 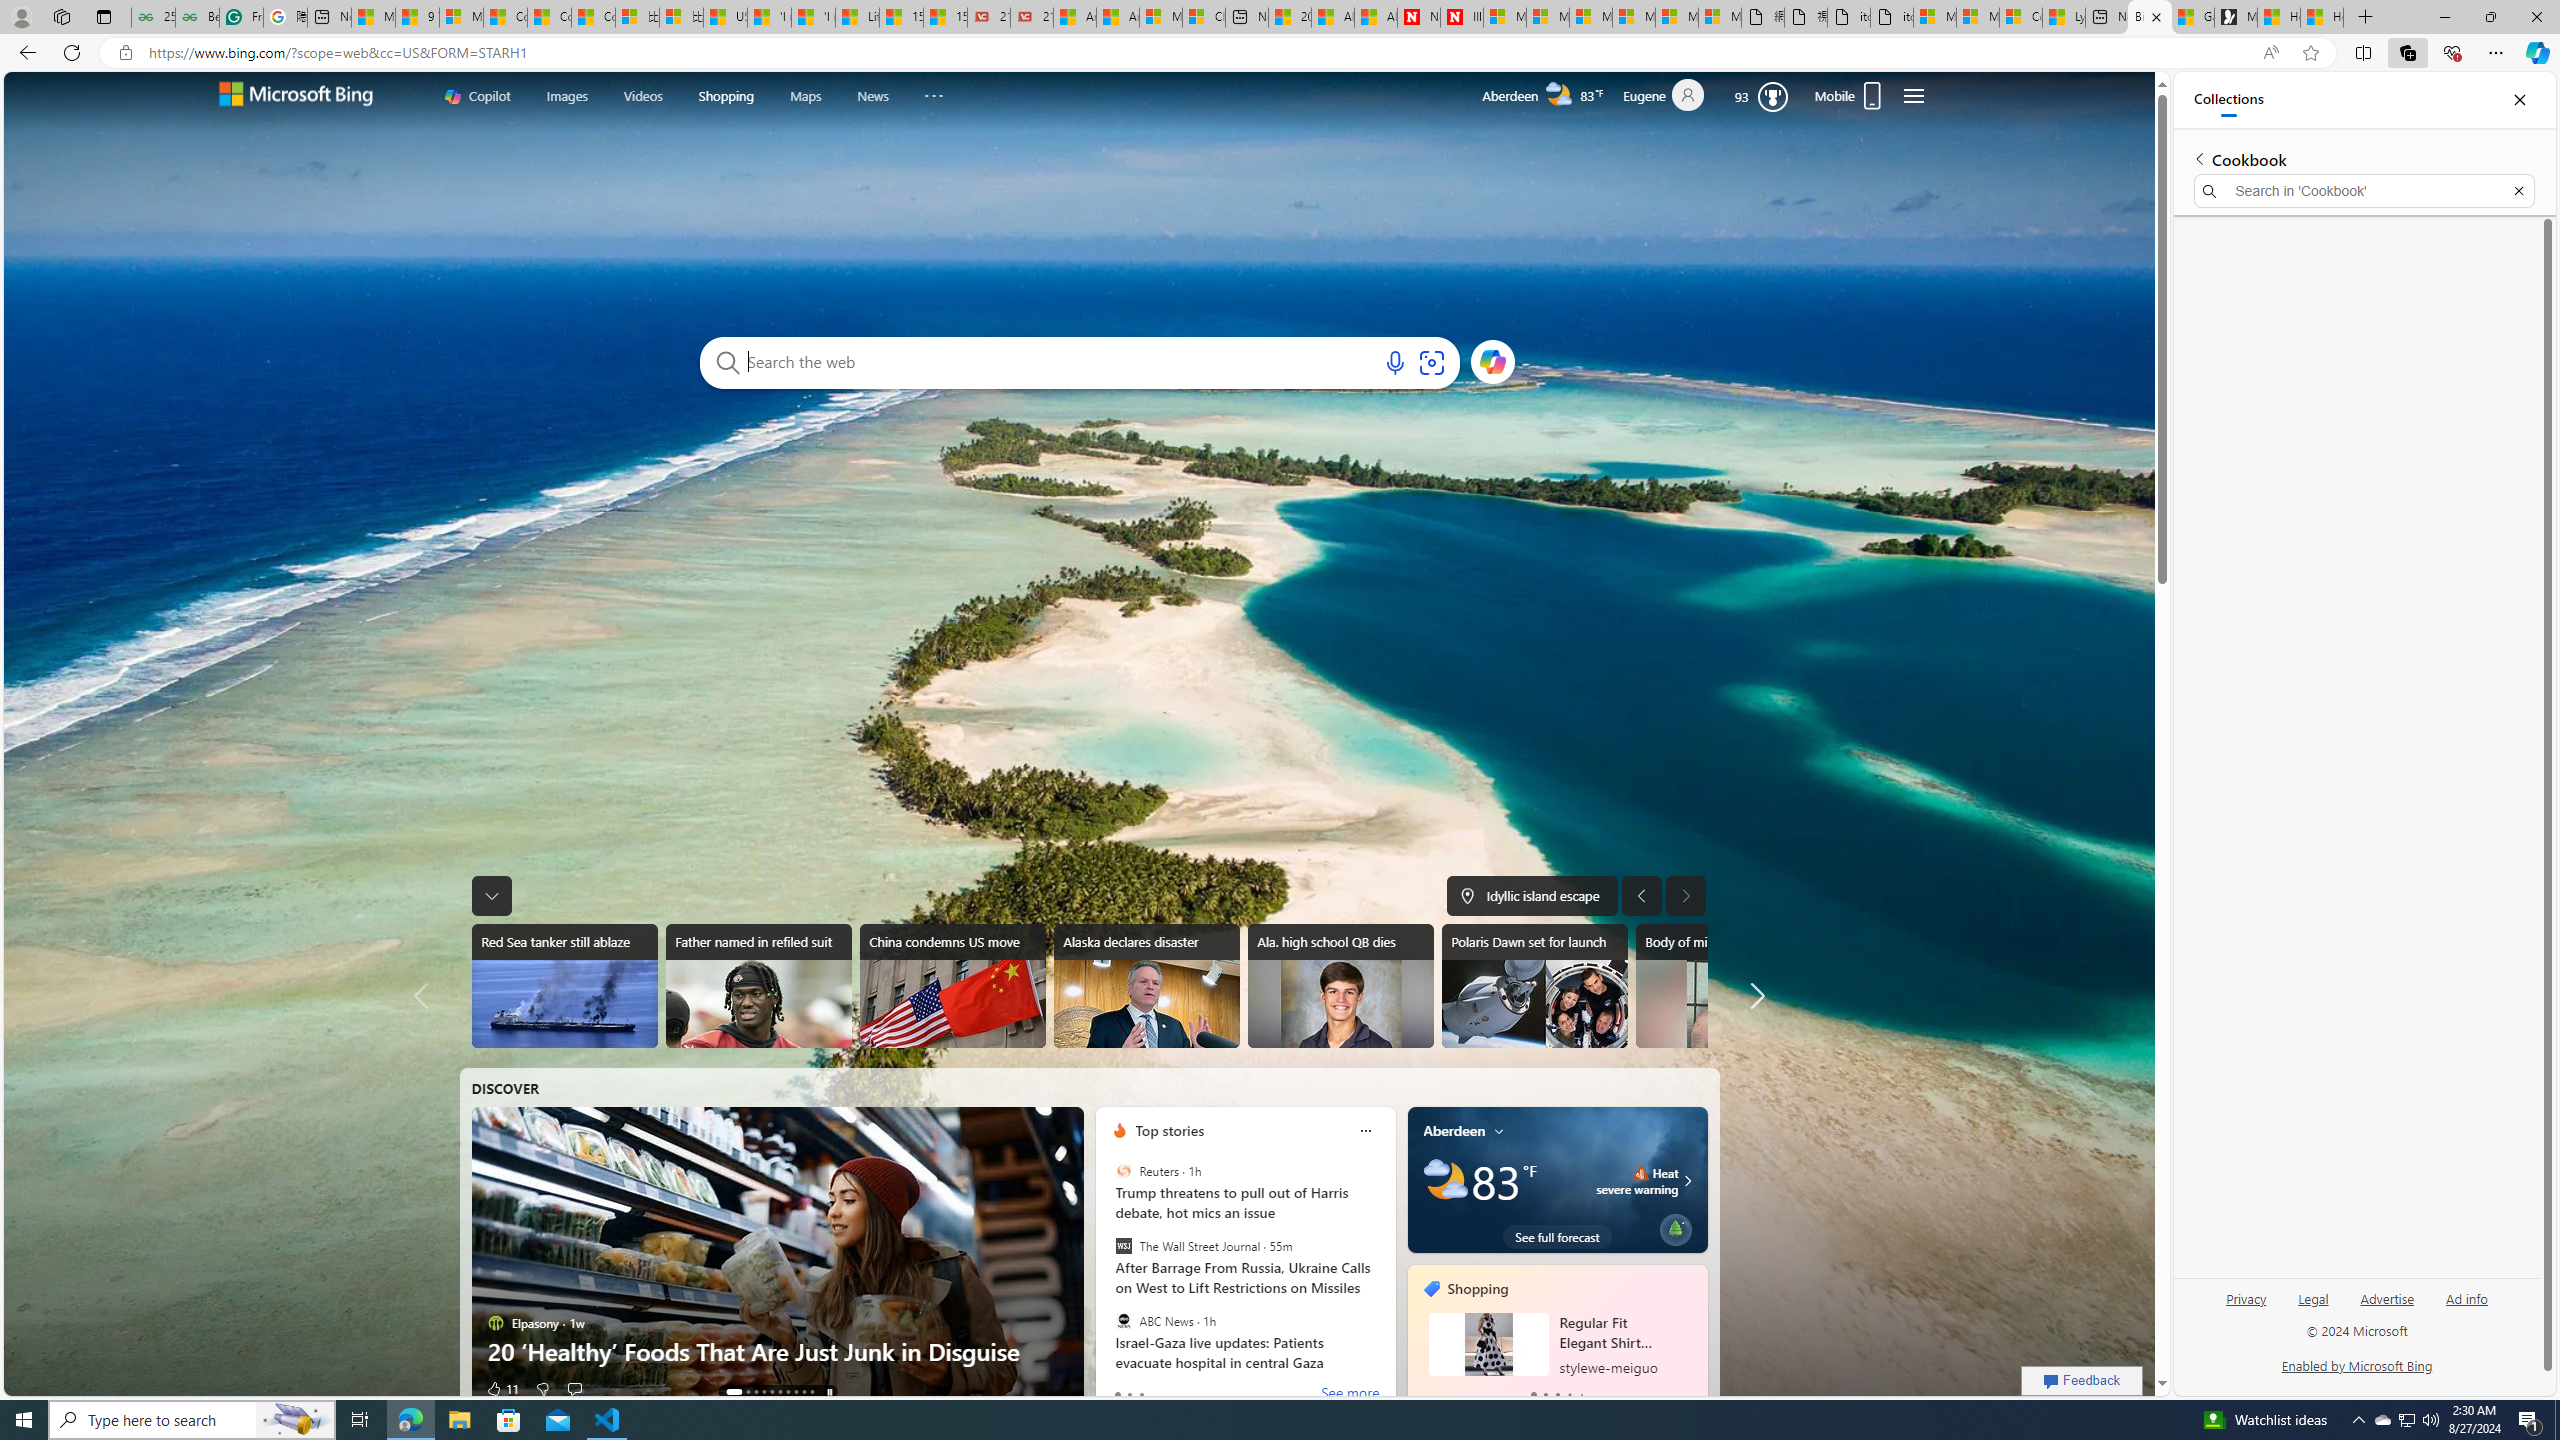 What do you see at coordinates (294, 95) in the screenshot?
I see `'Welcome to Bing Search'` at bounding box center [294, 95].